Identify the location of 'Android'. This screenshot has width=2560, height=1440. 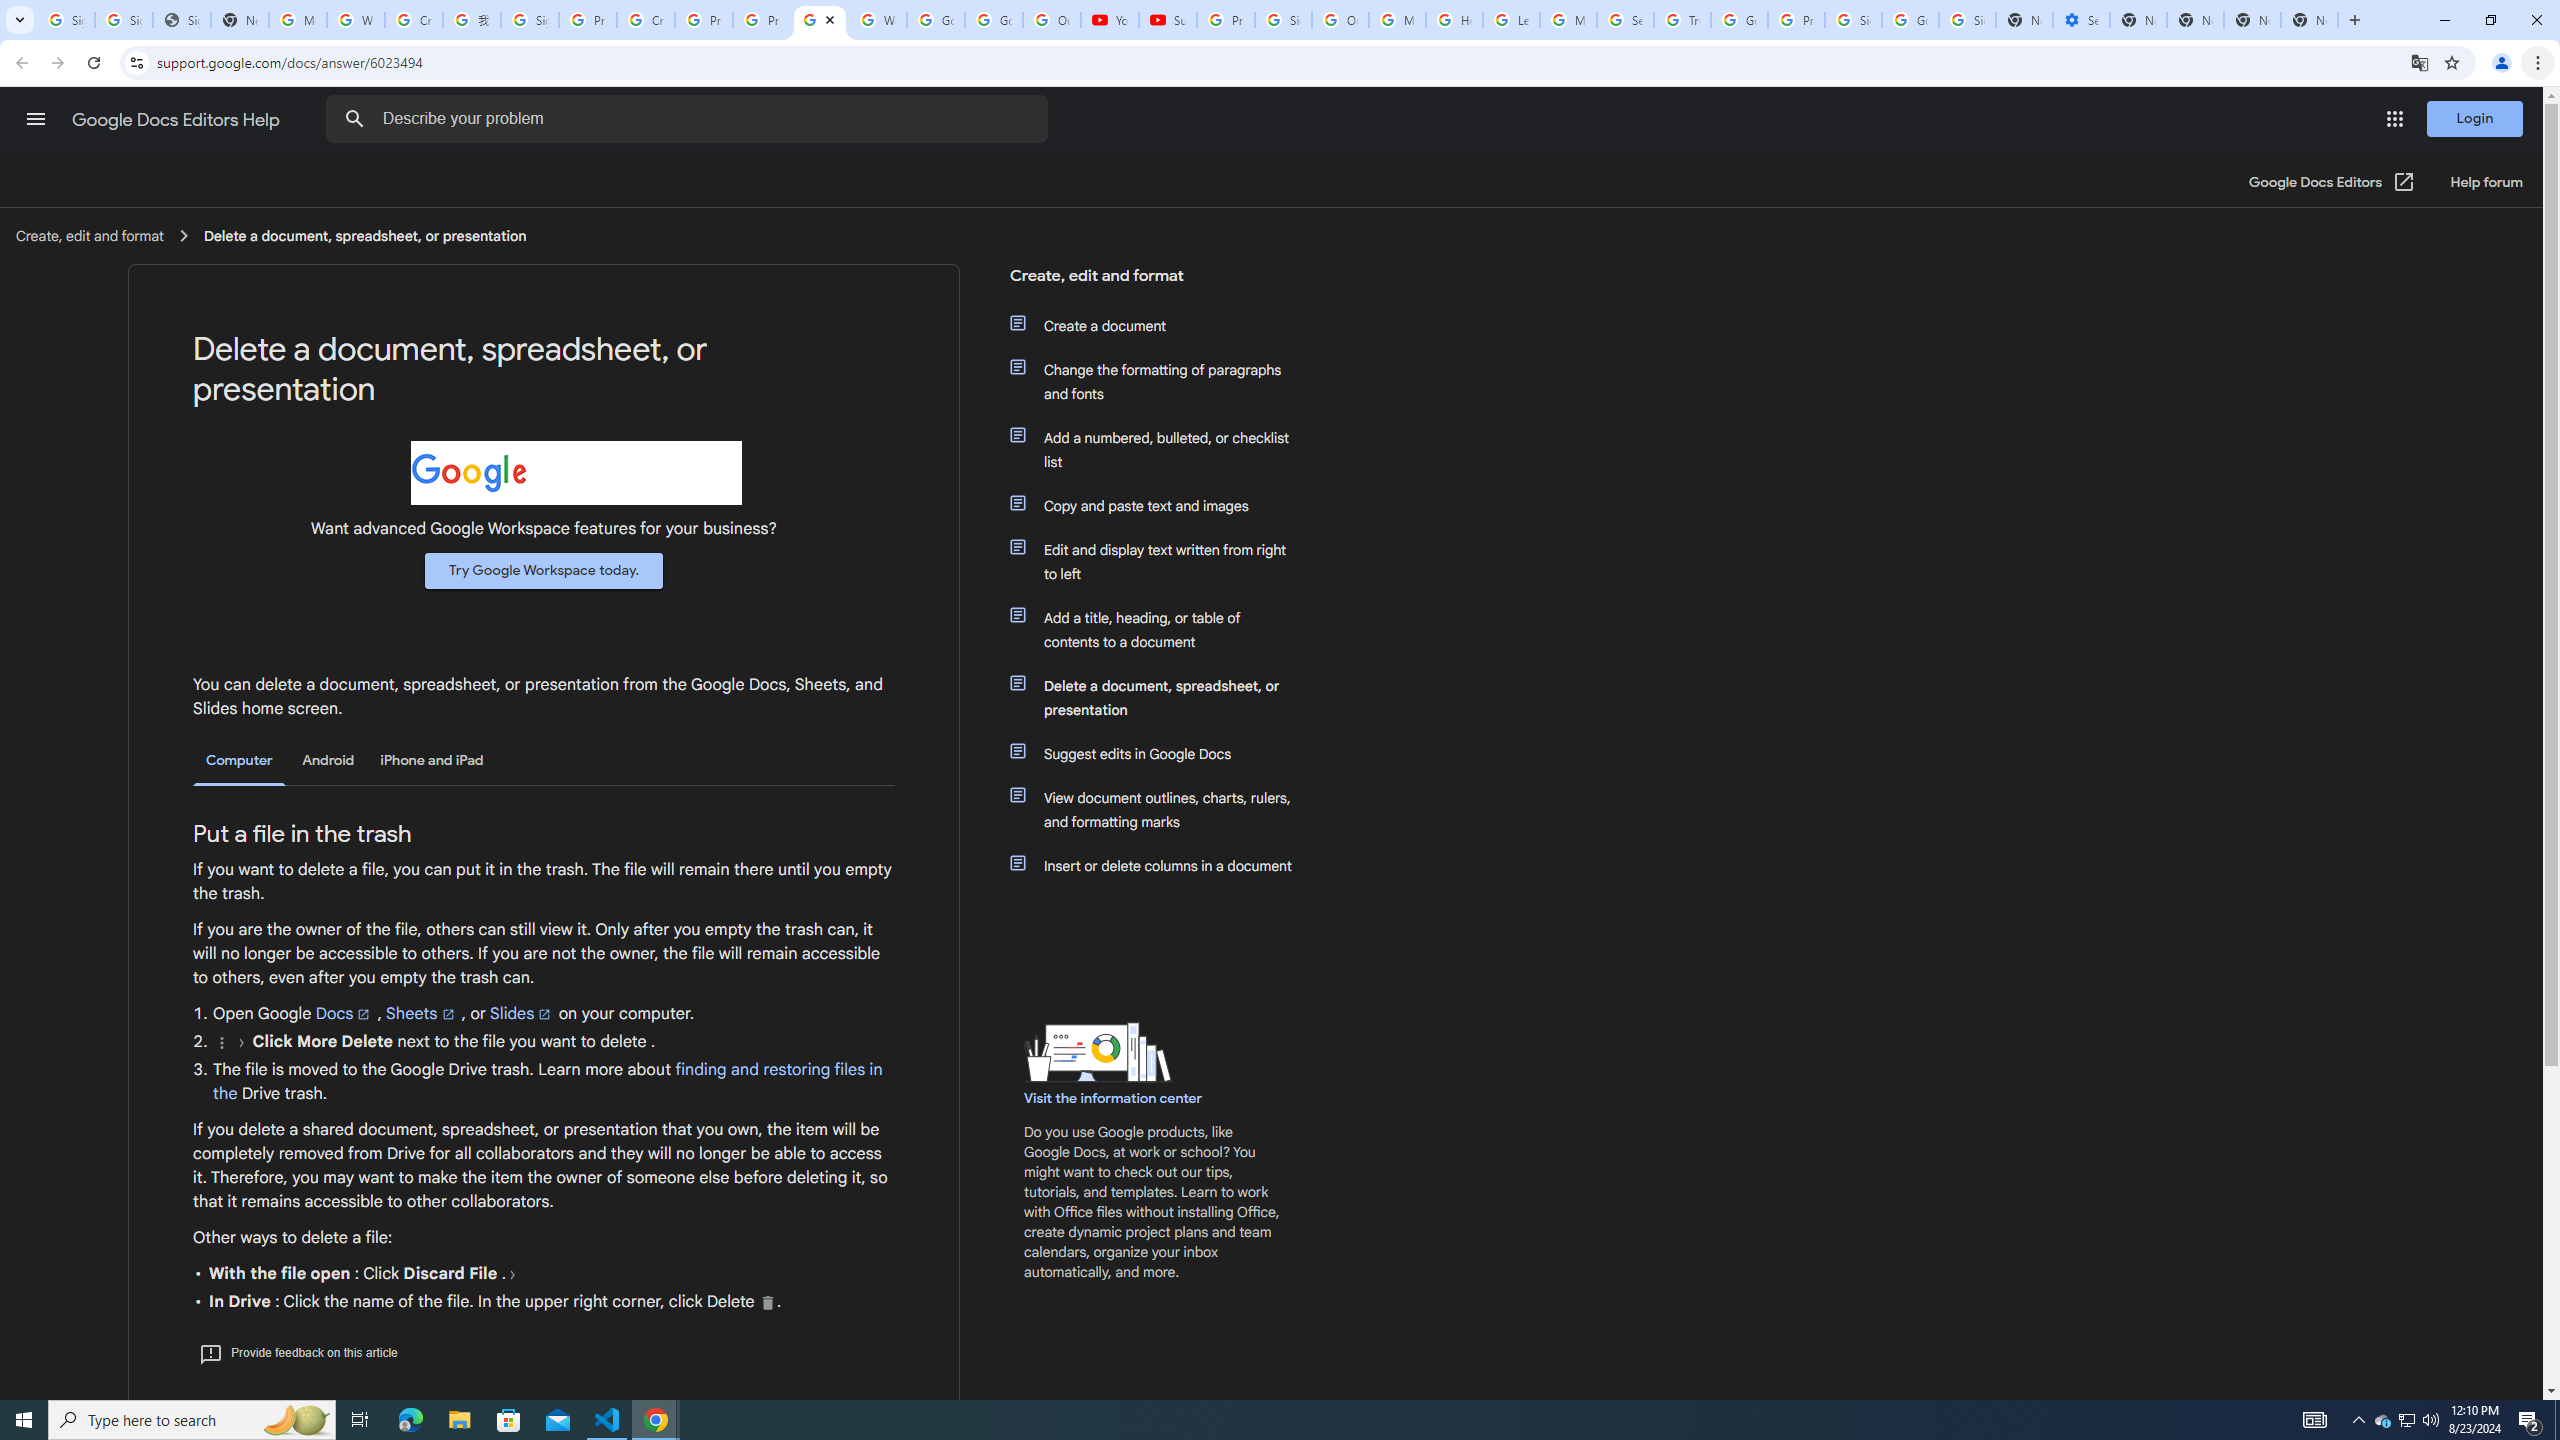
(327, 759).